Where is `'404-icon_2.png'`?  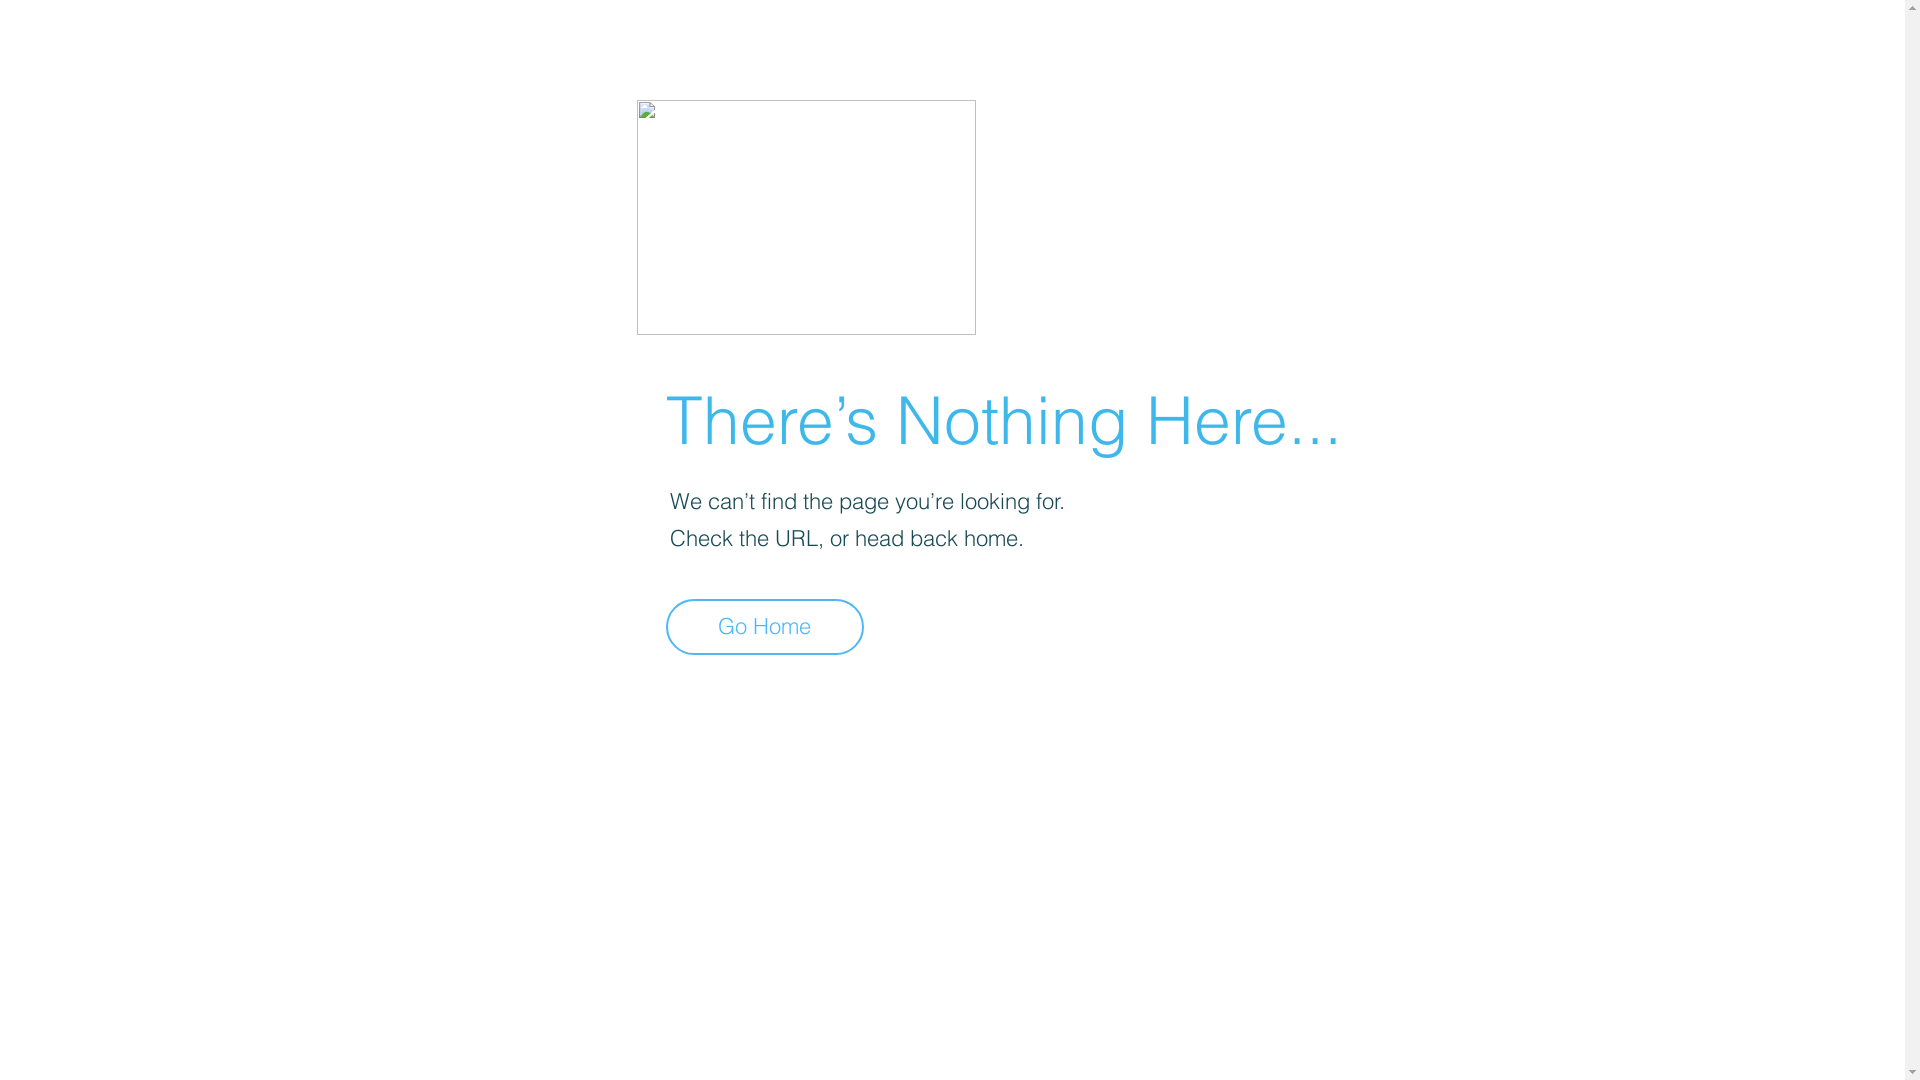
'404-icon_2.png' is located at coordinates (805, 217).